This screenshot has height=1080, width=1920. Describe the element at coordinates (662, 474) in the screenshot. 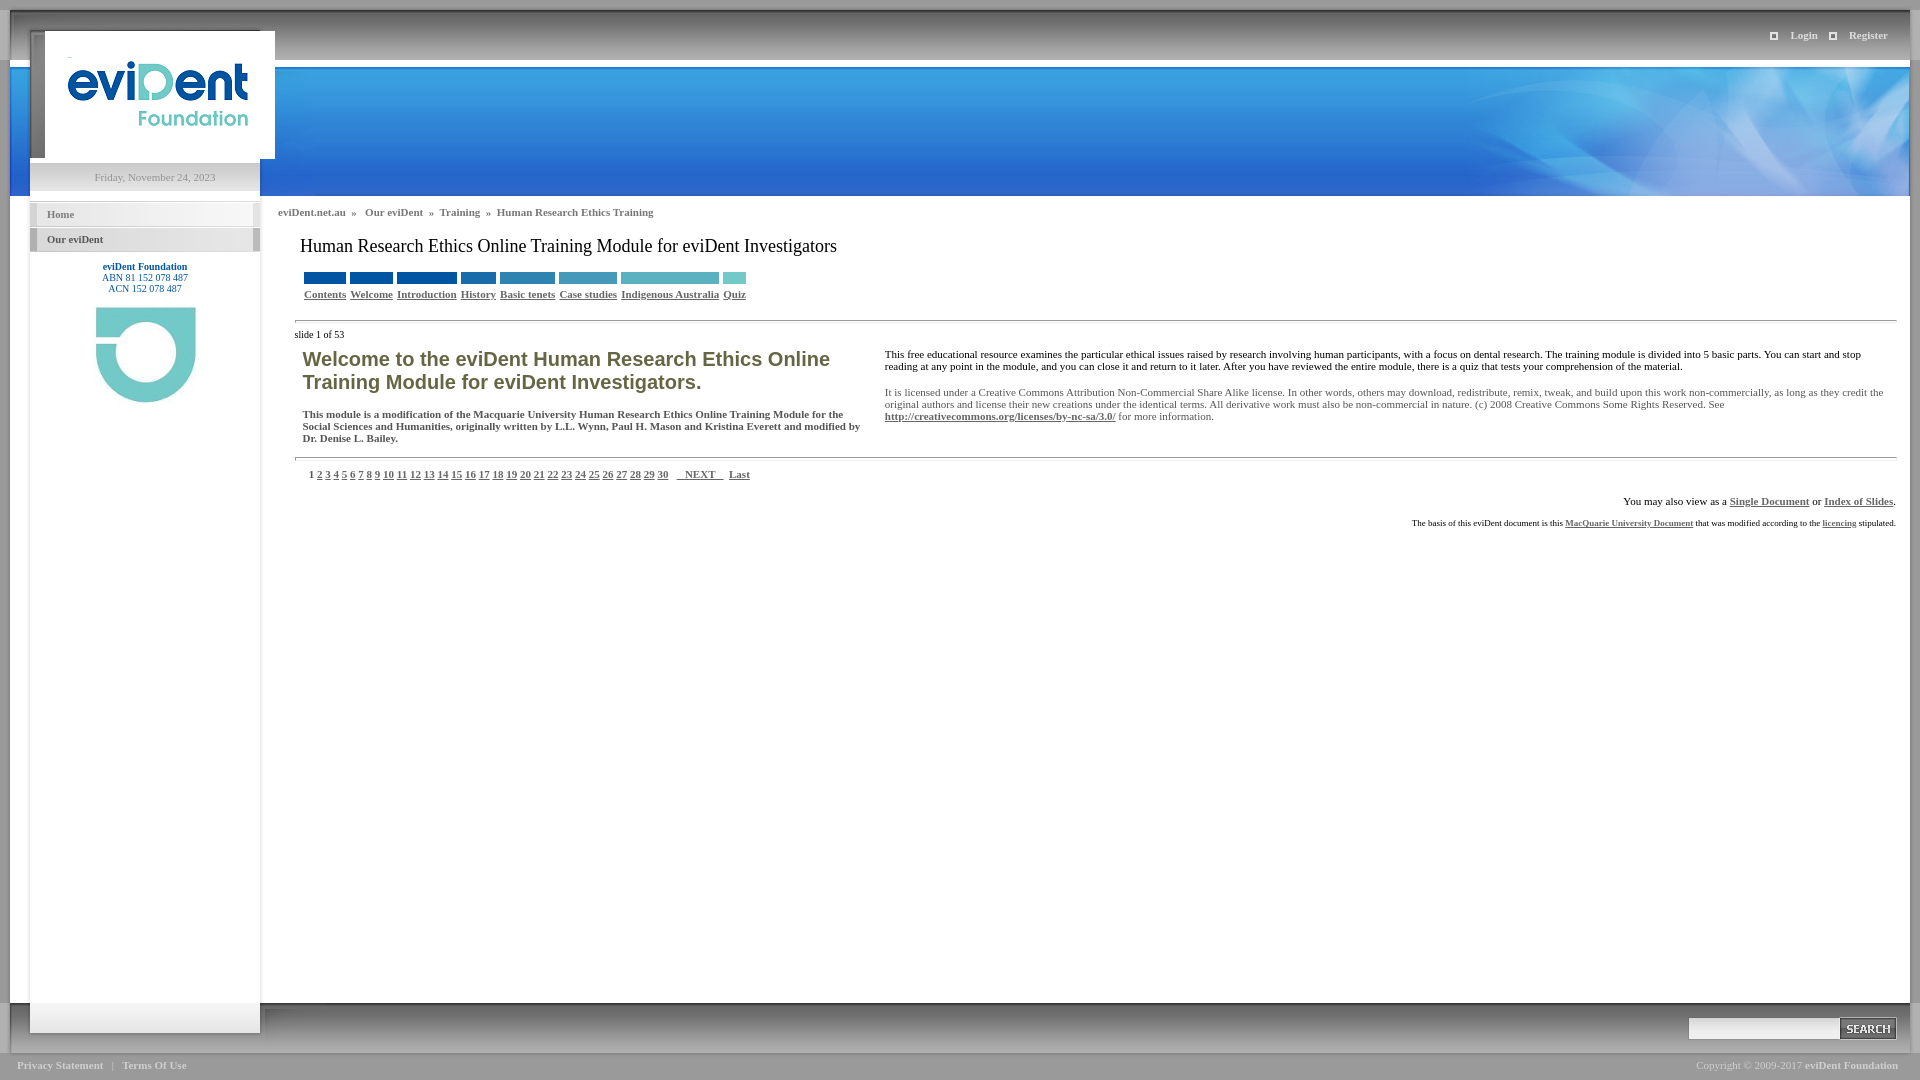

I see `'30'` at that location.